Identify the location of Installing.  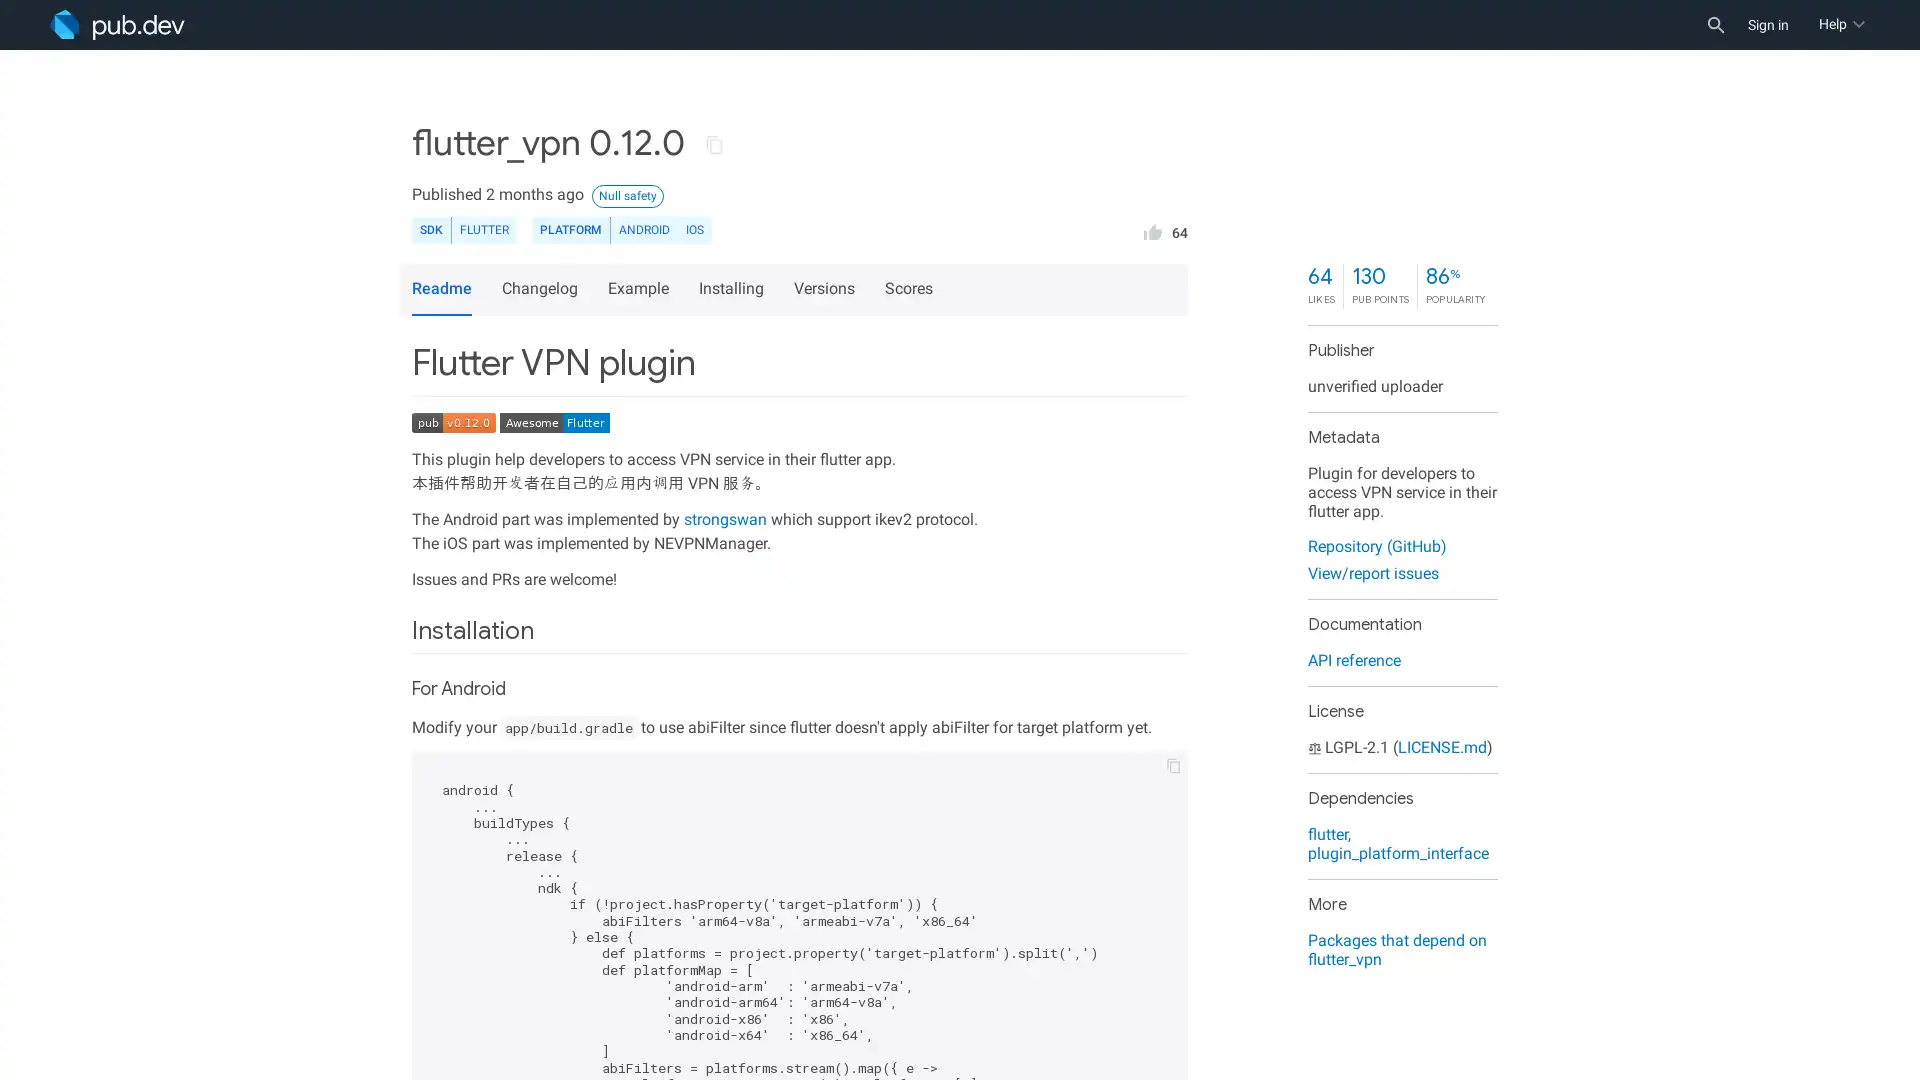
(733, 289).